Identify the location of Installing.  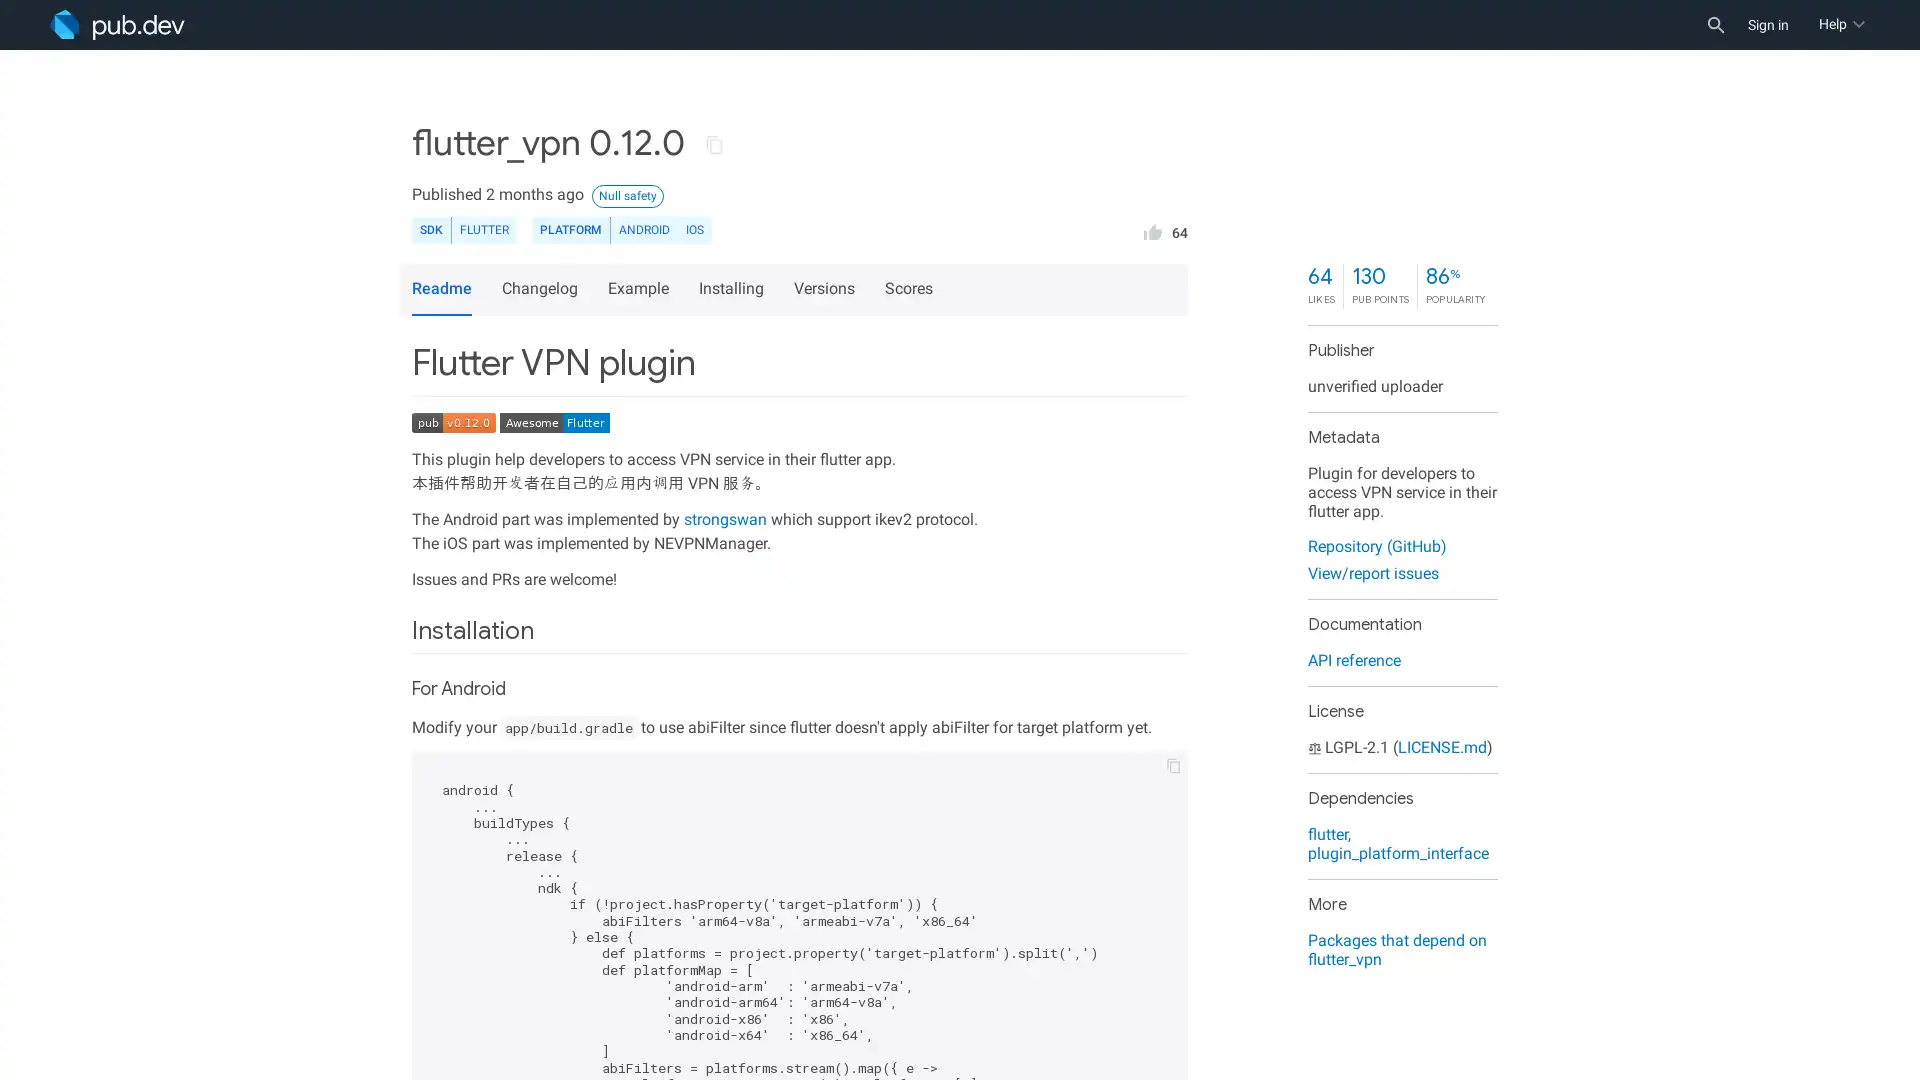
(733, 289).